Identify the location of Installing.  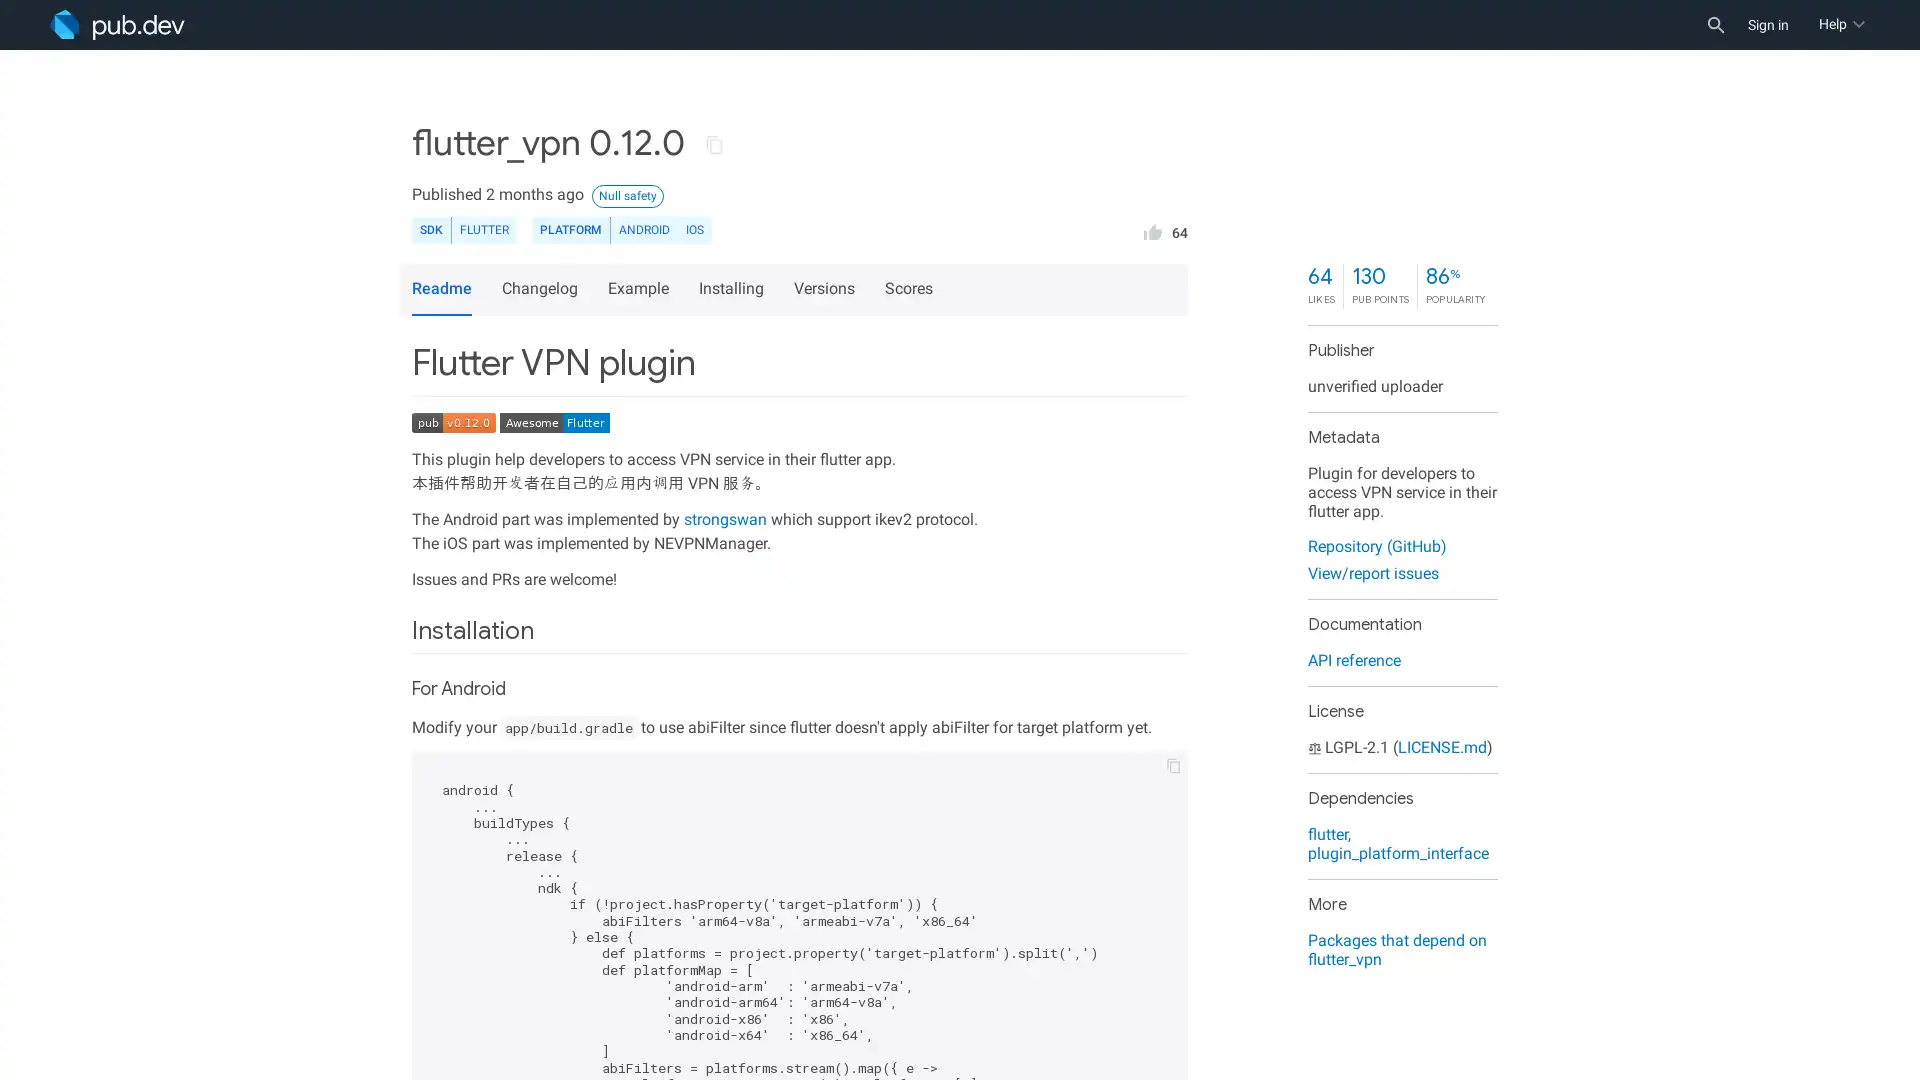
(733, 289).